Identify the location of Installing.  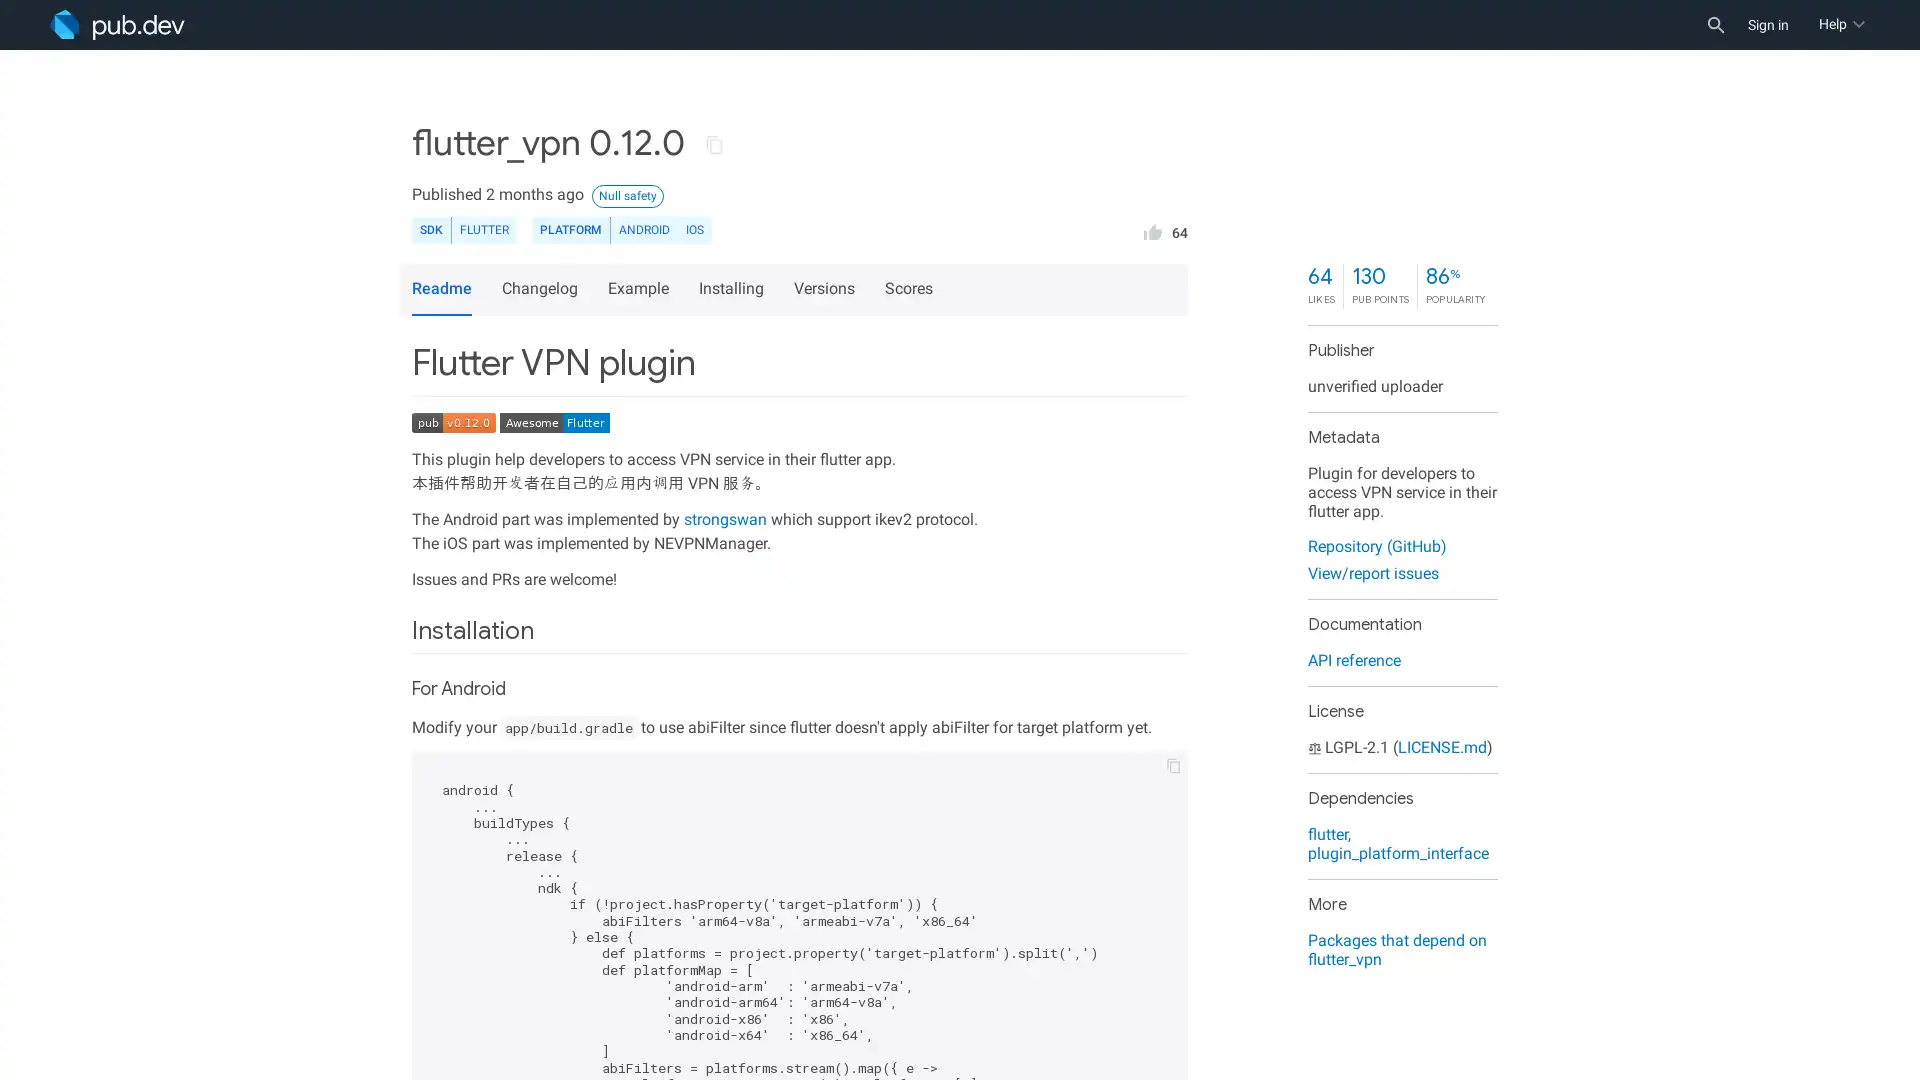
(733, 289).